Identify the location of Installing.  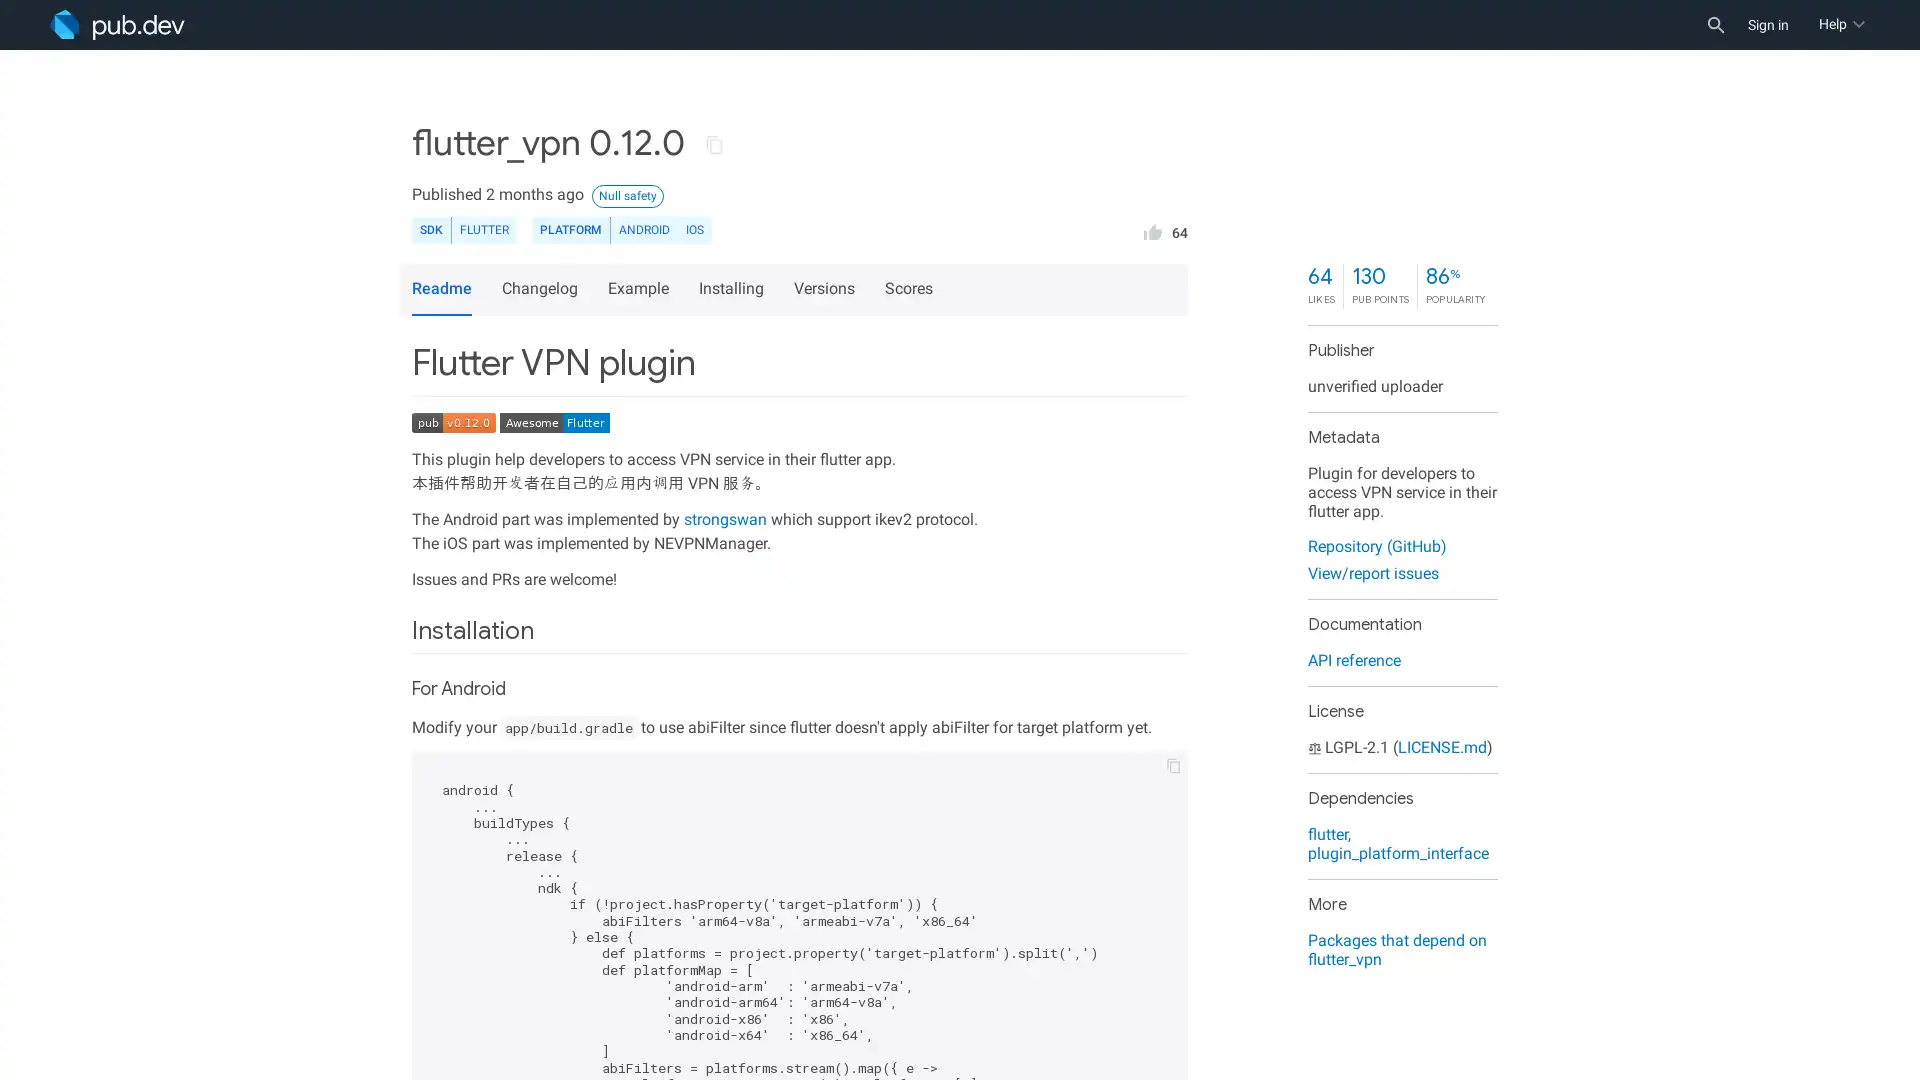
(733, 289).